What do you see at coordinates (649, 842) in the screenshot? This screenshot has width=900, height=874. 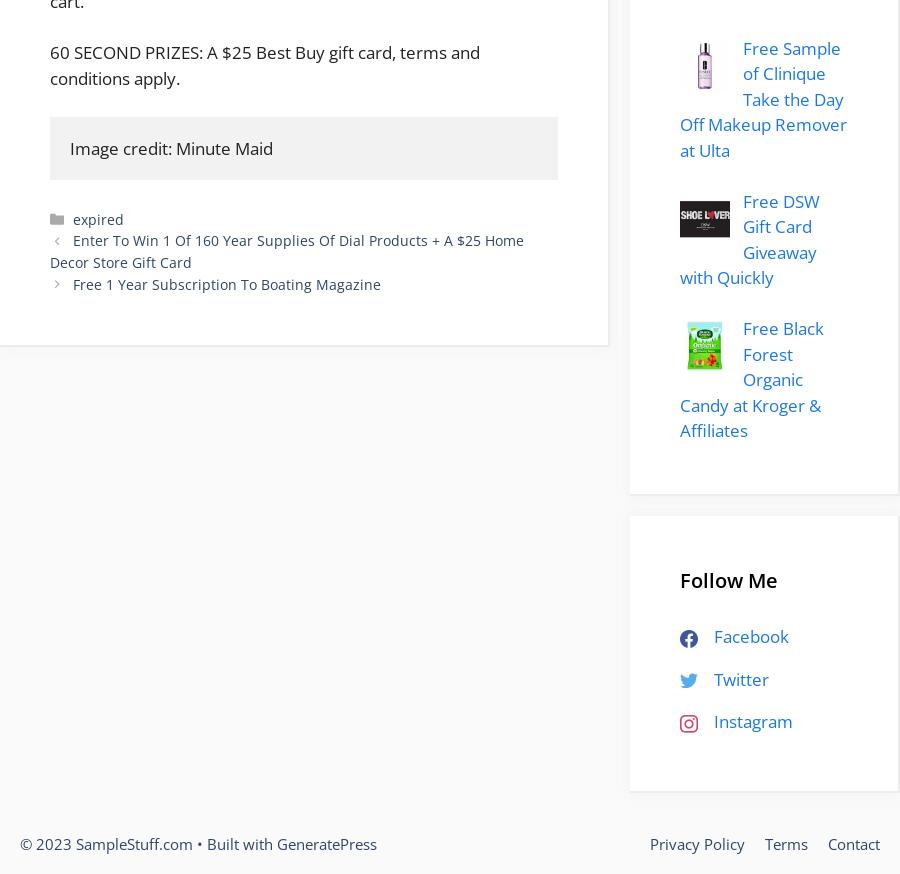 I see `'Privacy Policy'` at bounding box center [649, 842].